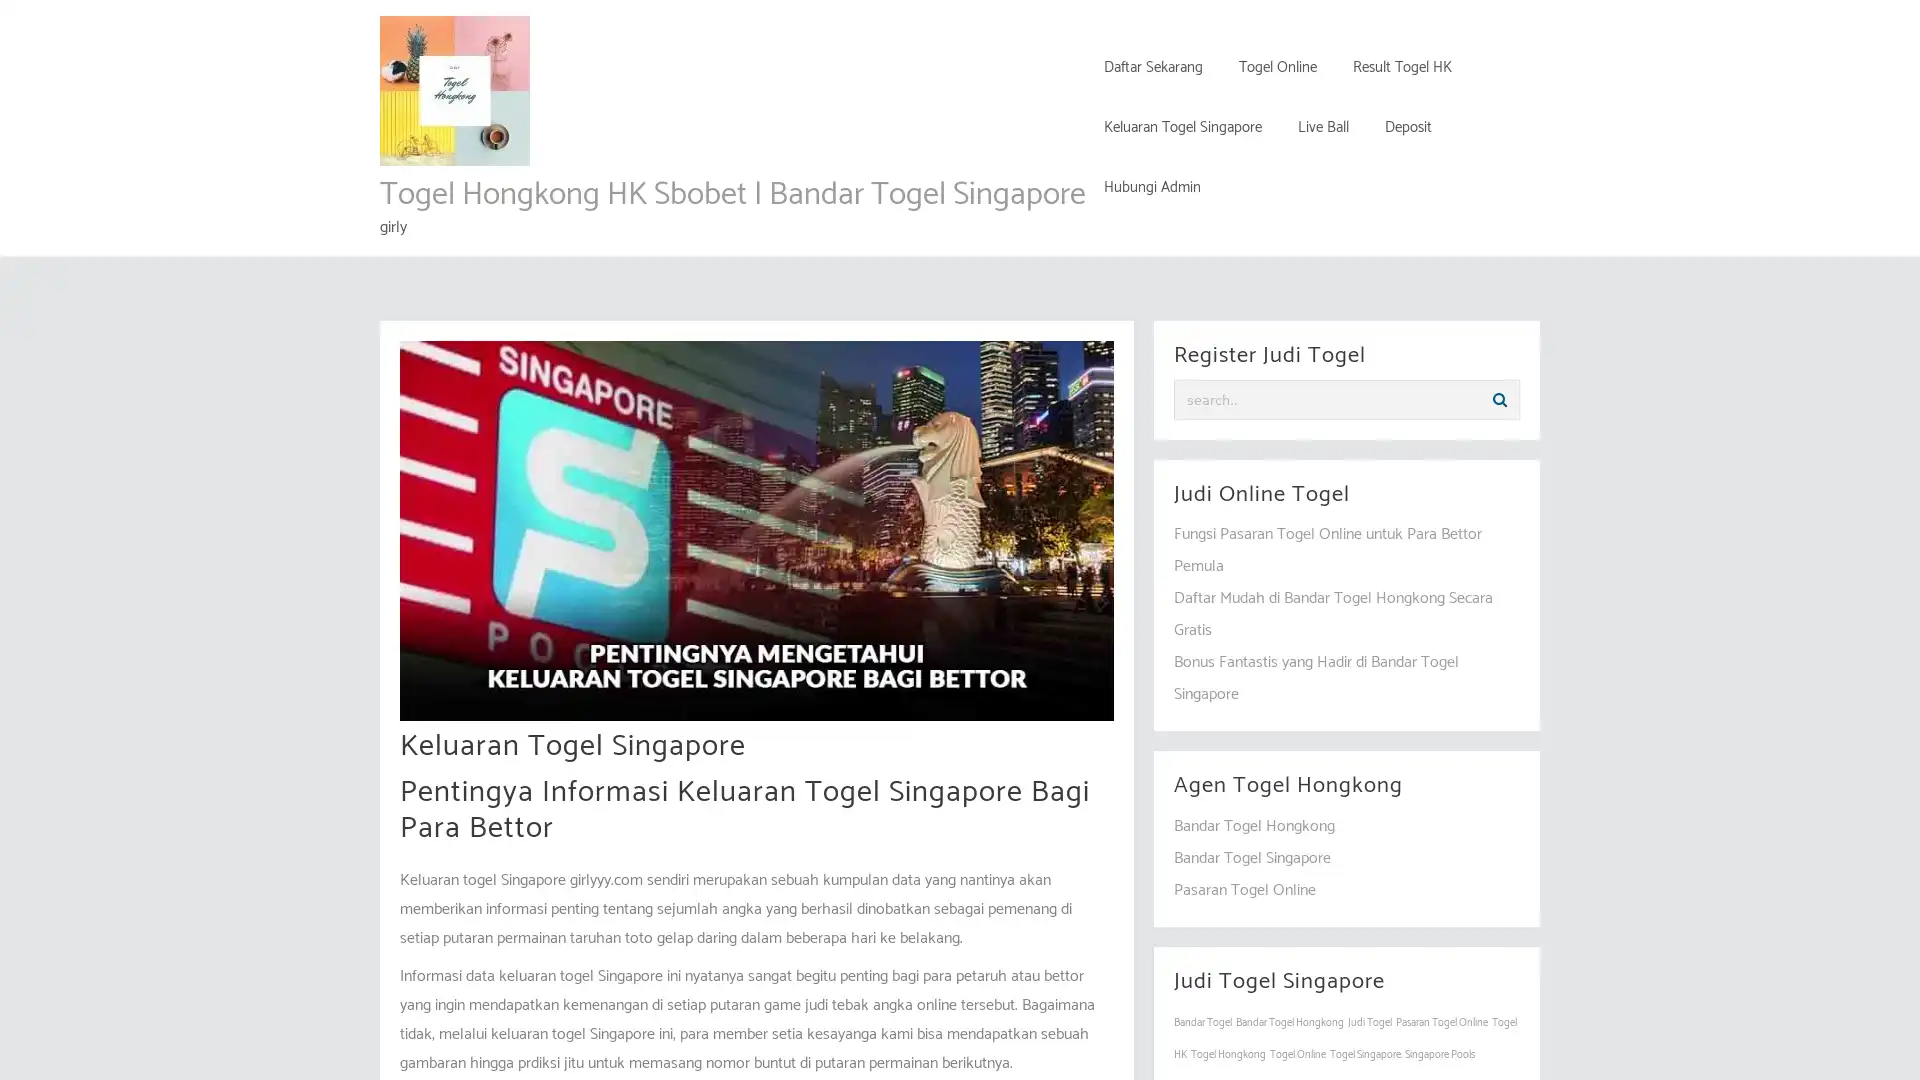  I want to click on Search, so click(1499, 400).